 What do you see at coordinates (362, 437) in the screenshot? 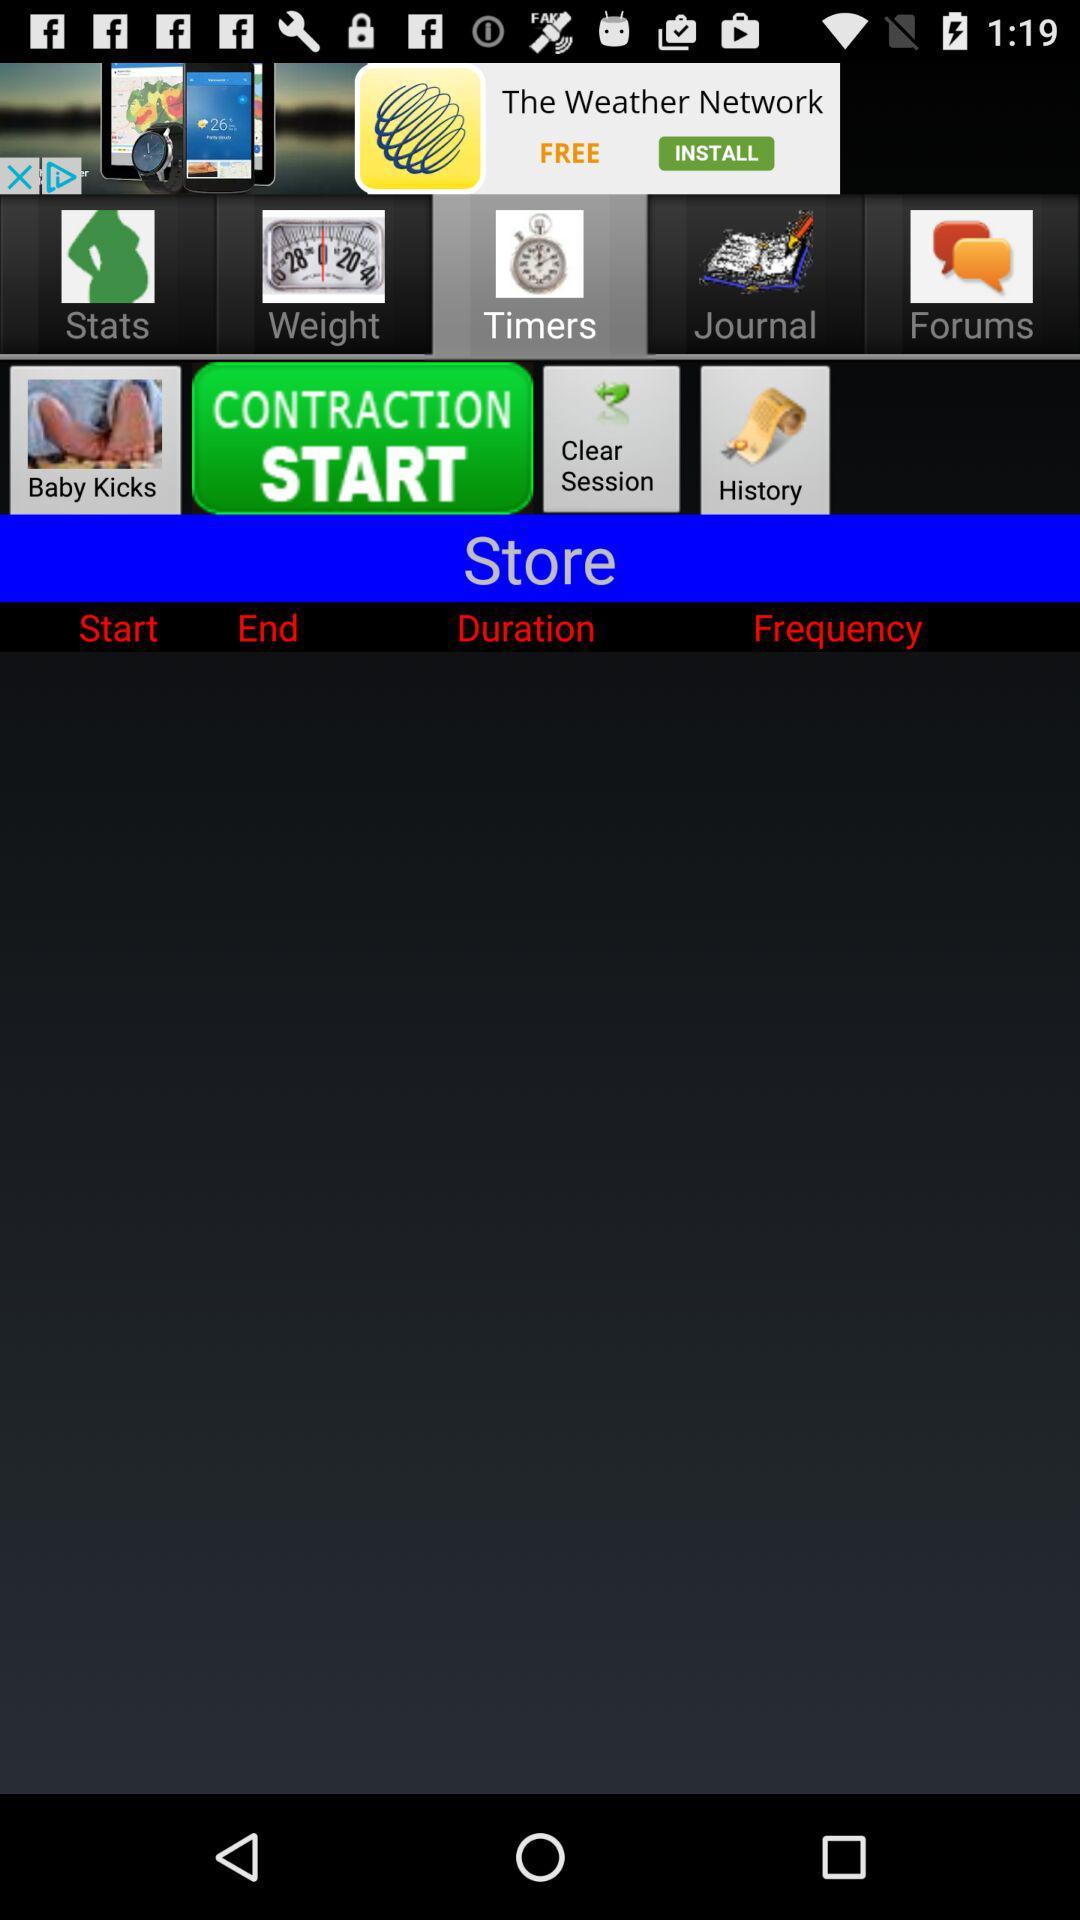
I see `start button` at bounding box center [362, 437].